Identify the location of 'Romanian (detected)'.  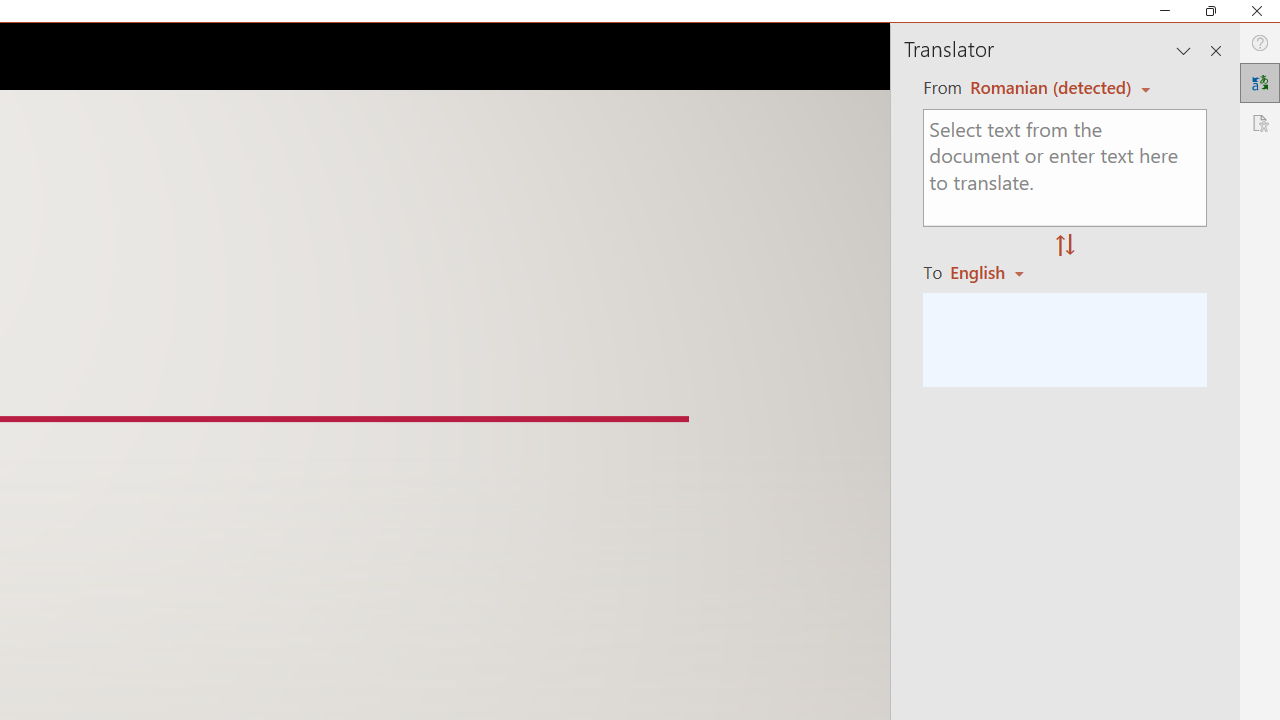
(1046, 86).